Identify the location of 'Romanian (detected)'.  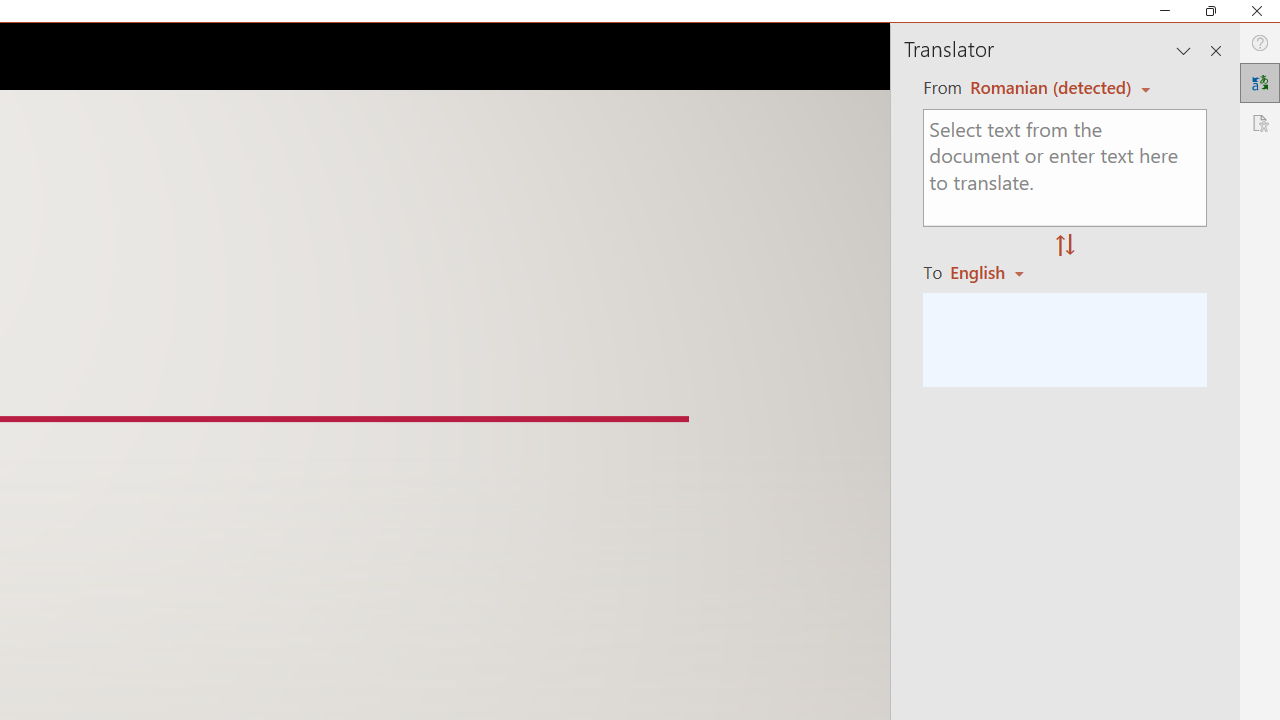
(1046, 86).